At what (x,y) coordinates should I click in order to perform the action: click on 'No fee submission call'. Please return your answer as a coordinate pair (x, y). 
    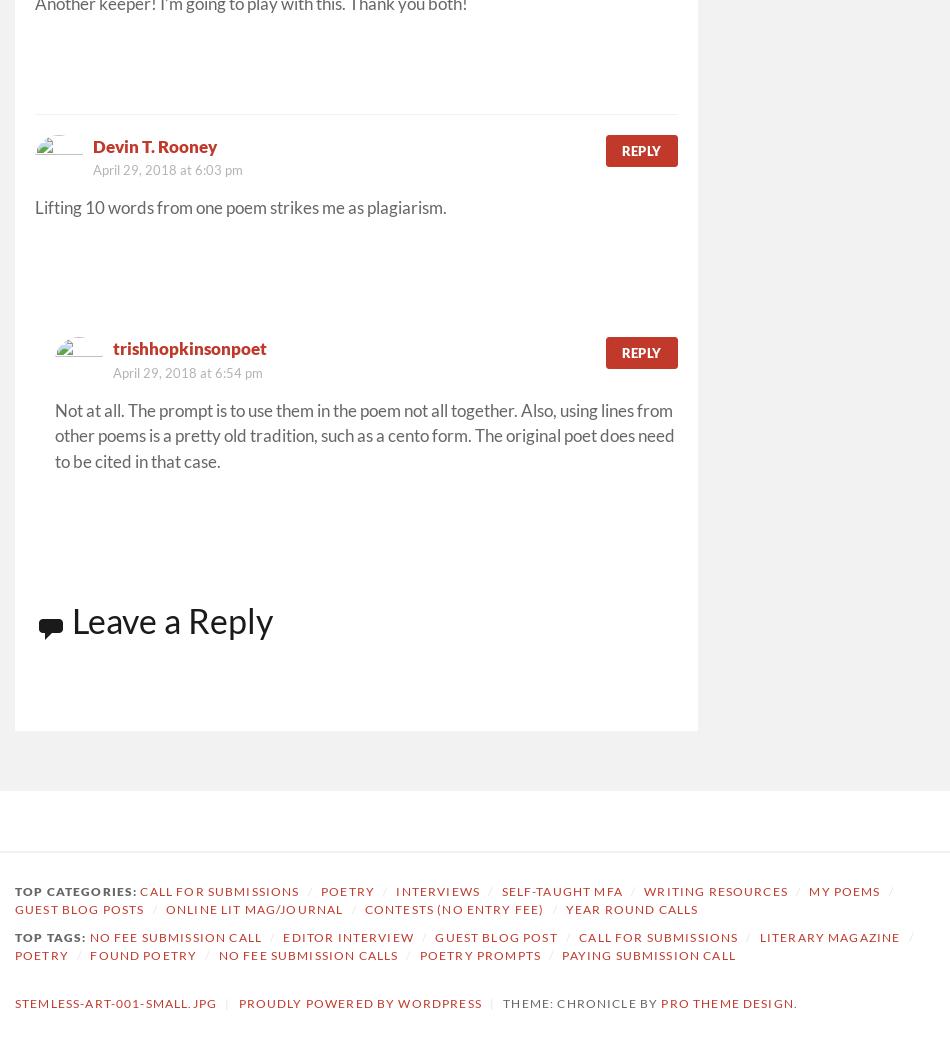
    Looking at the image, I should click on (89, 936).